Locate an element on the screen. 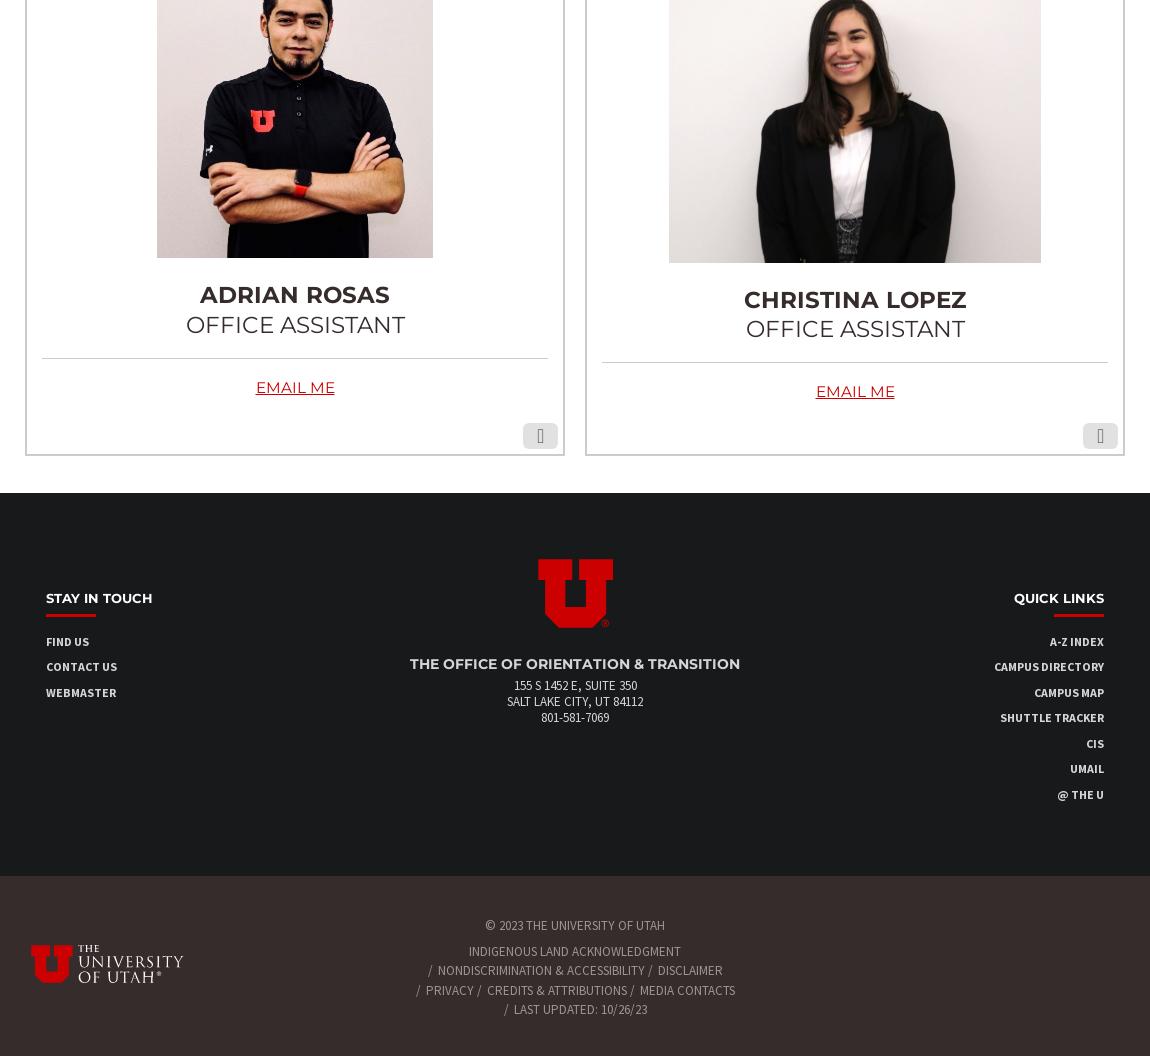 This screenshot has width=1150, height=1056. 'Credits & Attributions' is located at coordinates (556, 989).